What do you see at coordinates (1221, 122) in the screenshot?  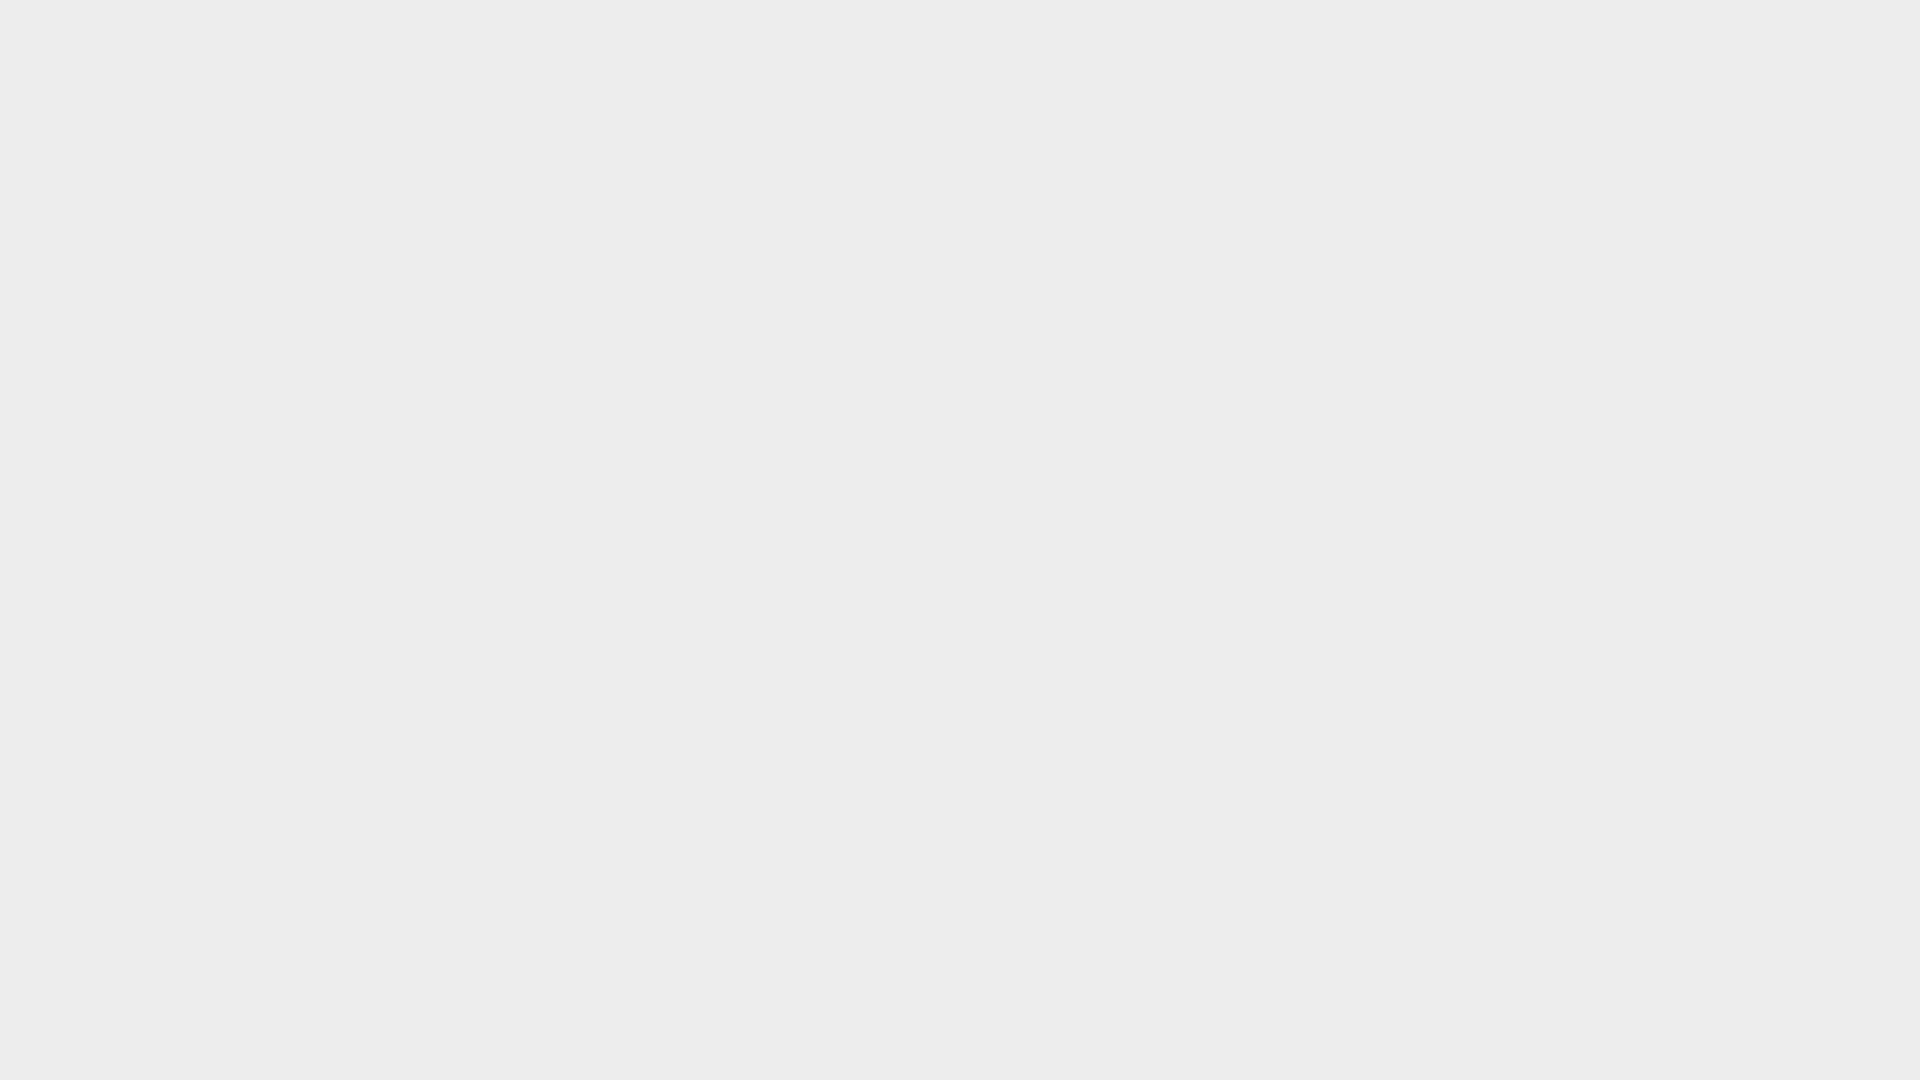 I see `'Living Word BookStore'` at bounding box center [1221, 122].